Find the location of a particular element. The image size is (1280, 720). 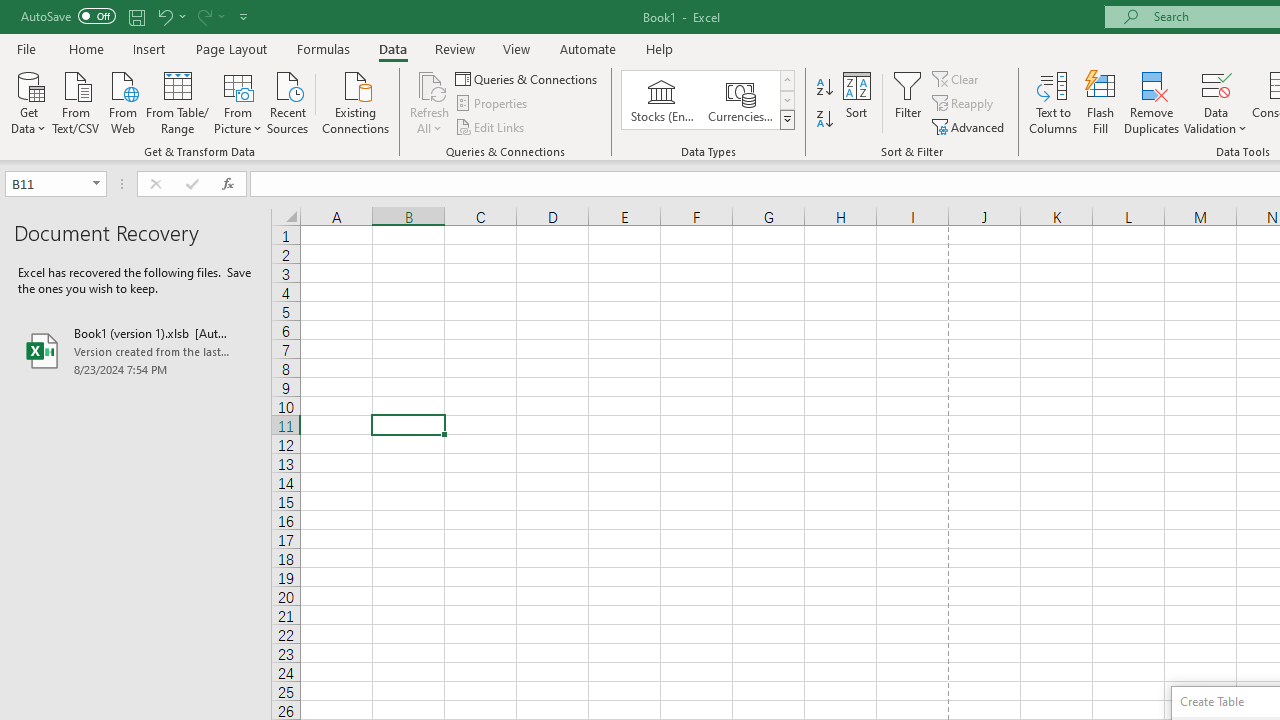

'Review' is located at coordinates (454, 48).